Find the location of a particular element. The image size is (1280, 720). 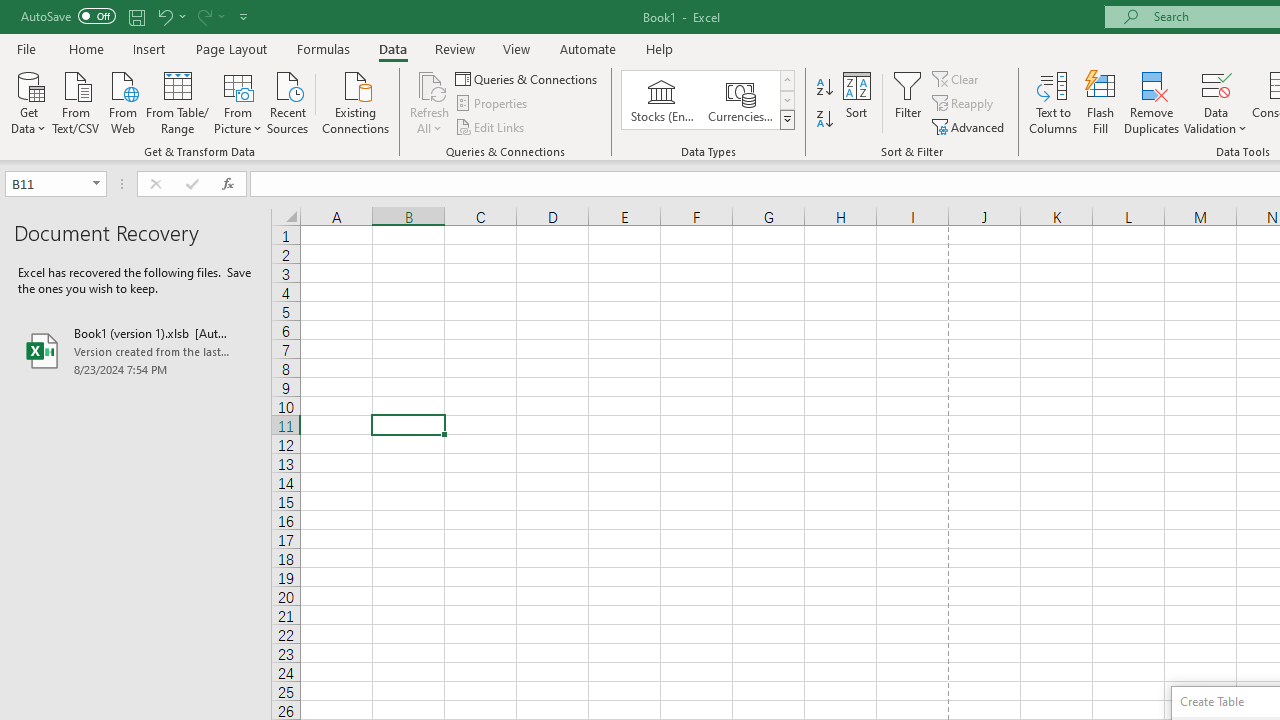

'Review' is located at coordinates (454, 48).